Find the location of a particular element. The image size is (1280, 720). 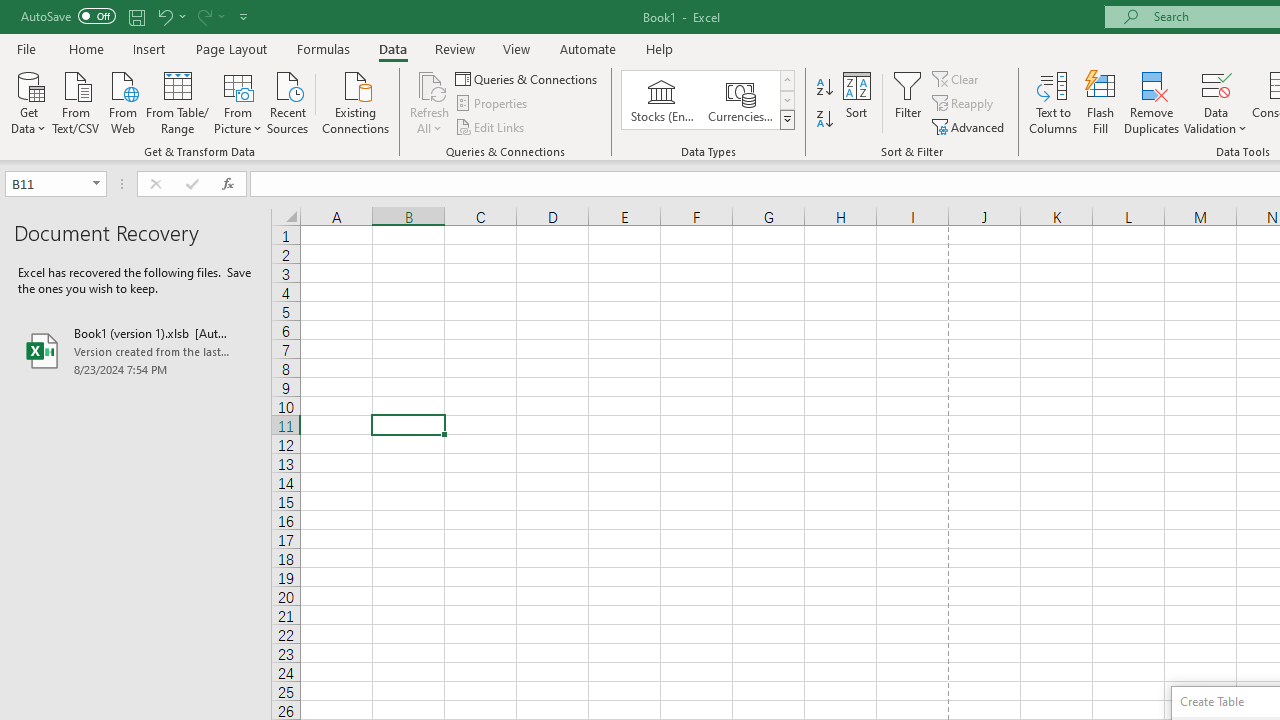

'Review' is located at coordinates (454, 48).